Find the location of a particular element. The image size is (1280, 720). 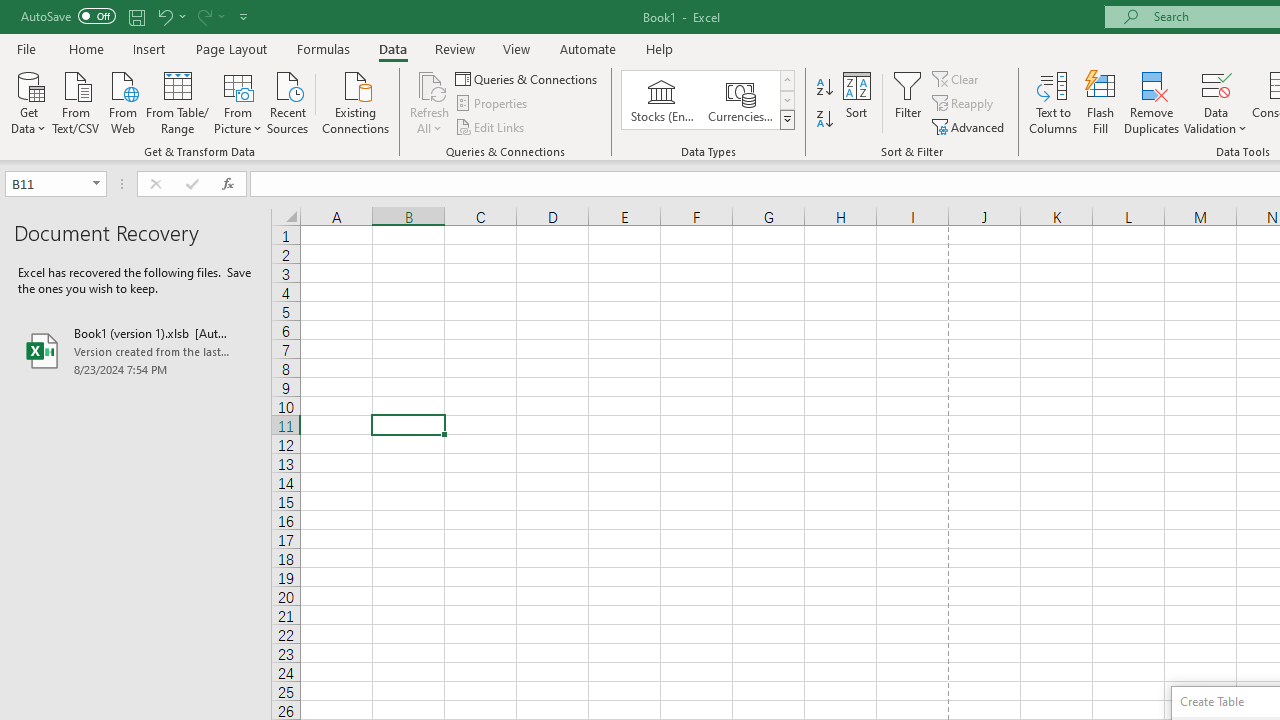

'Review' is located at coordinates (454, 48).